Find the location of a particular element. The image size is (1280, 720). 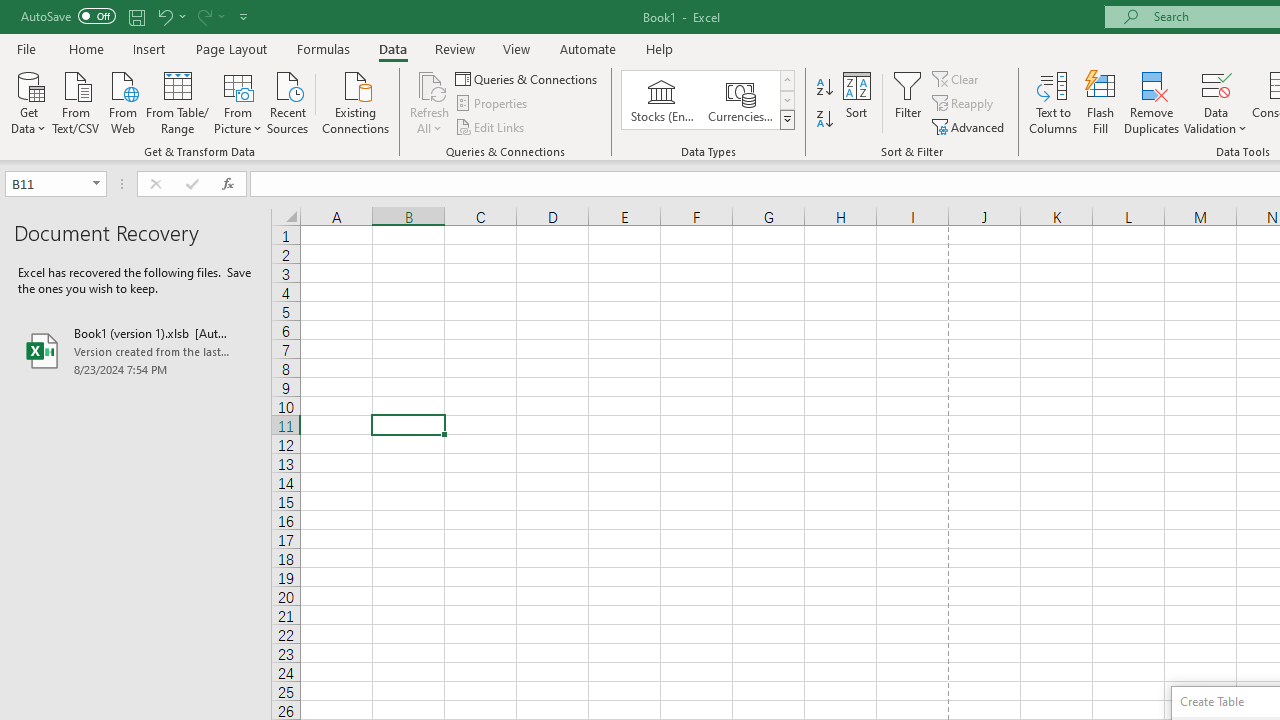

'Review' is located at coordinates (454, 48).